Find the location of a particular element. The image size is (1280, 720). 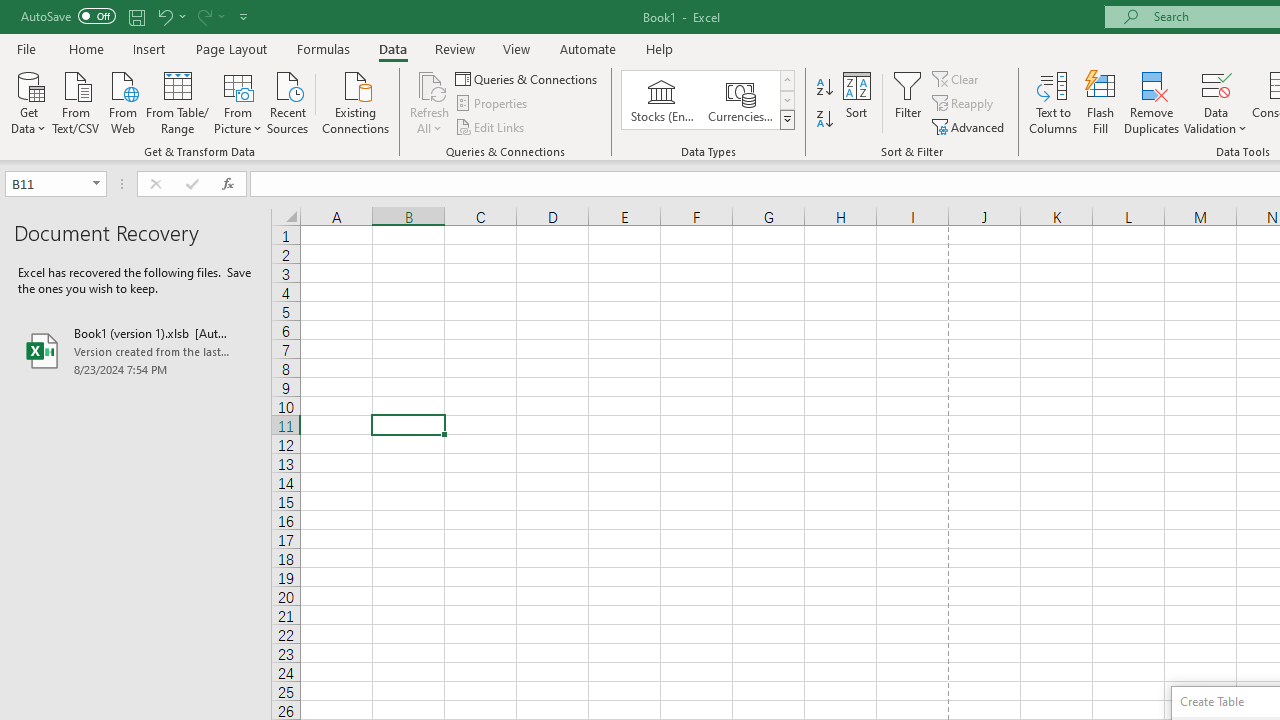

'Review' is located at coordinates (454, 48).